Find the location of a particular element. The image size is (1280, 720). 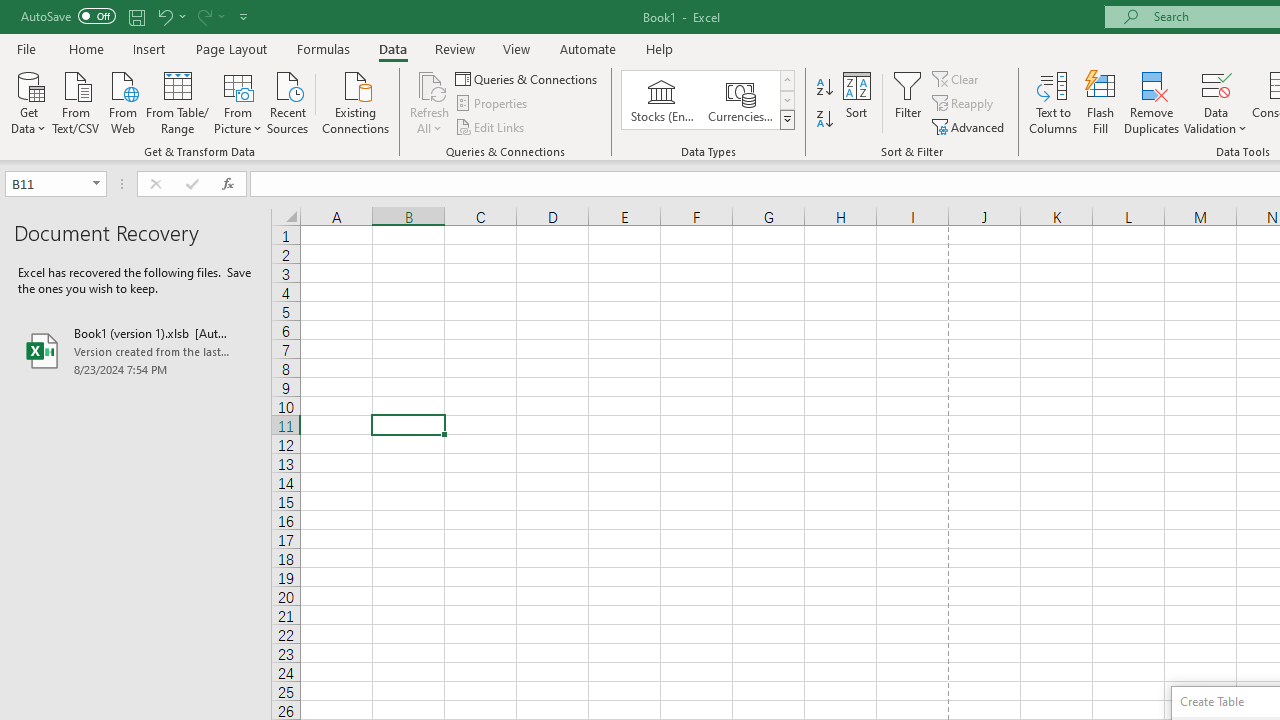

'Review' is located at coordinates (454, 48).